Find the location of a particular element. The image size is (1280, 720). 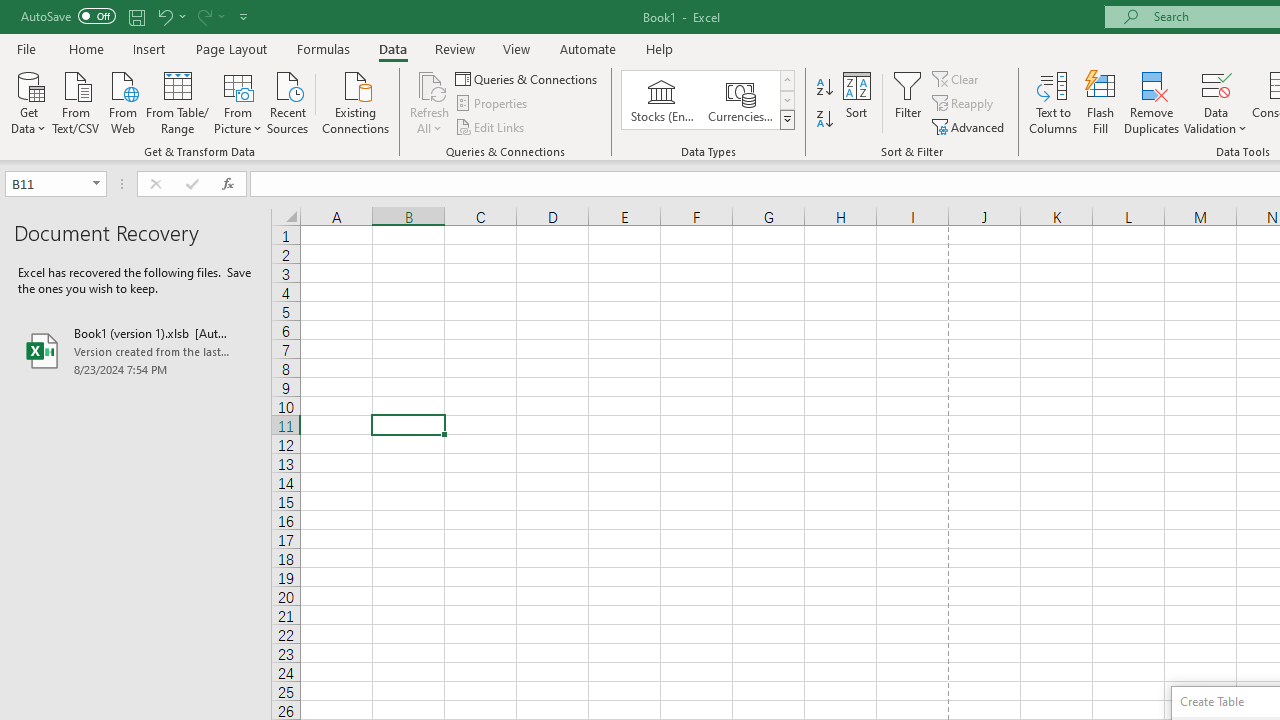

'Review' is located at coordinates (454, 48).